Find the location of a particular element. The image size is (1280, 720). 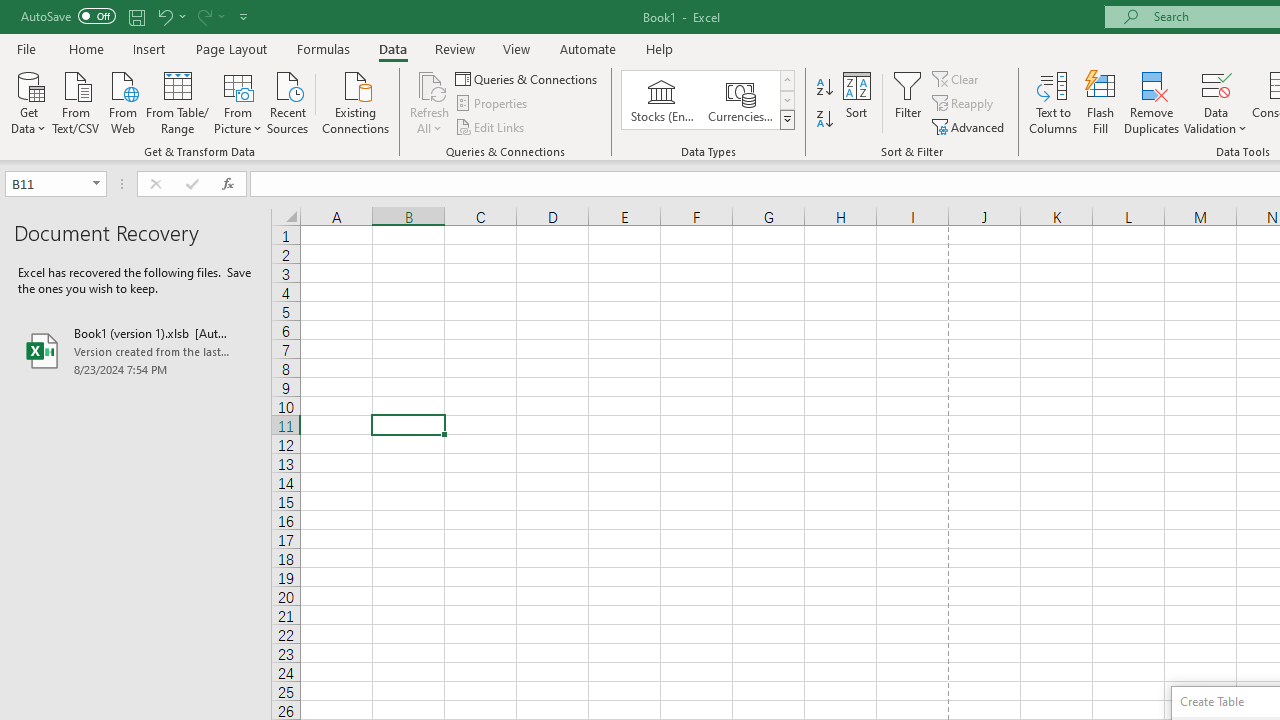

'Review' is located at coordinates (454, 48).